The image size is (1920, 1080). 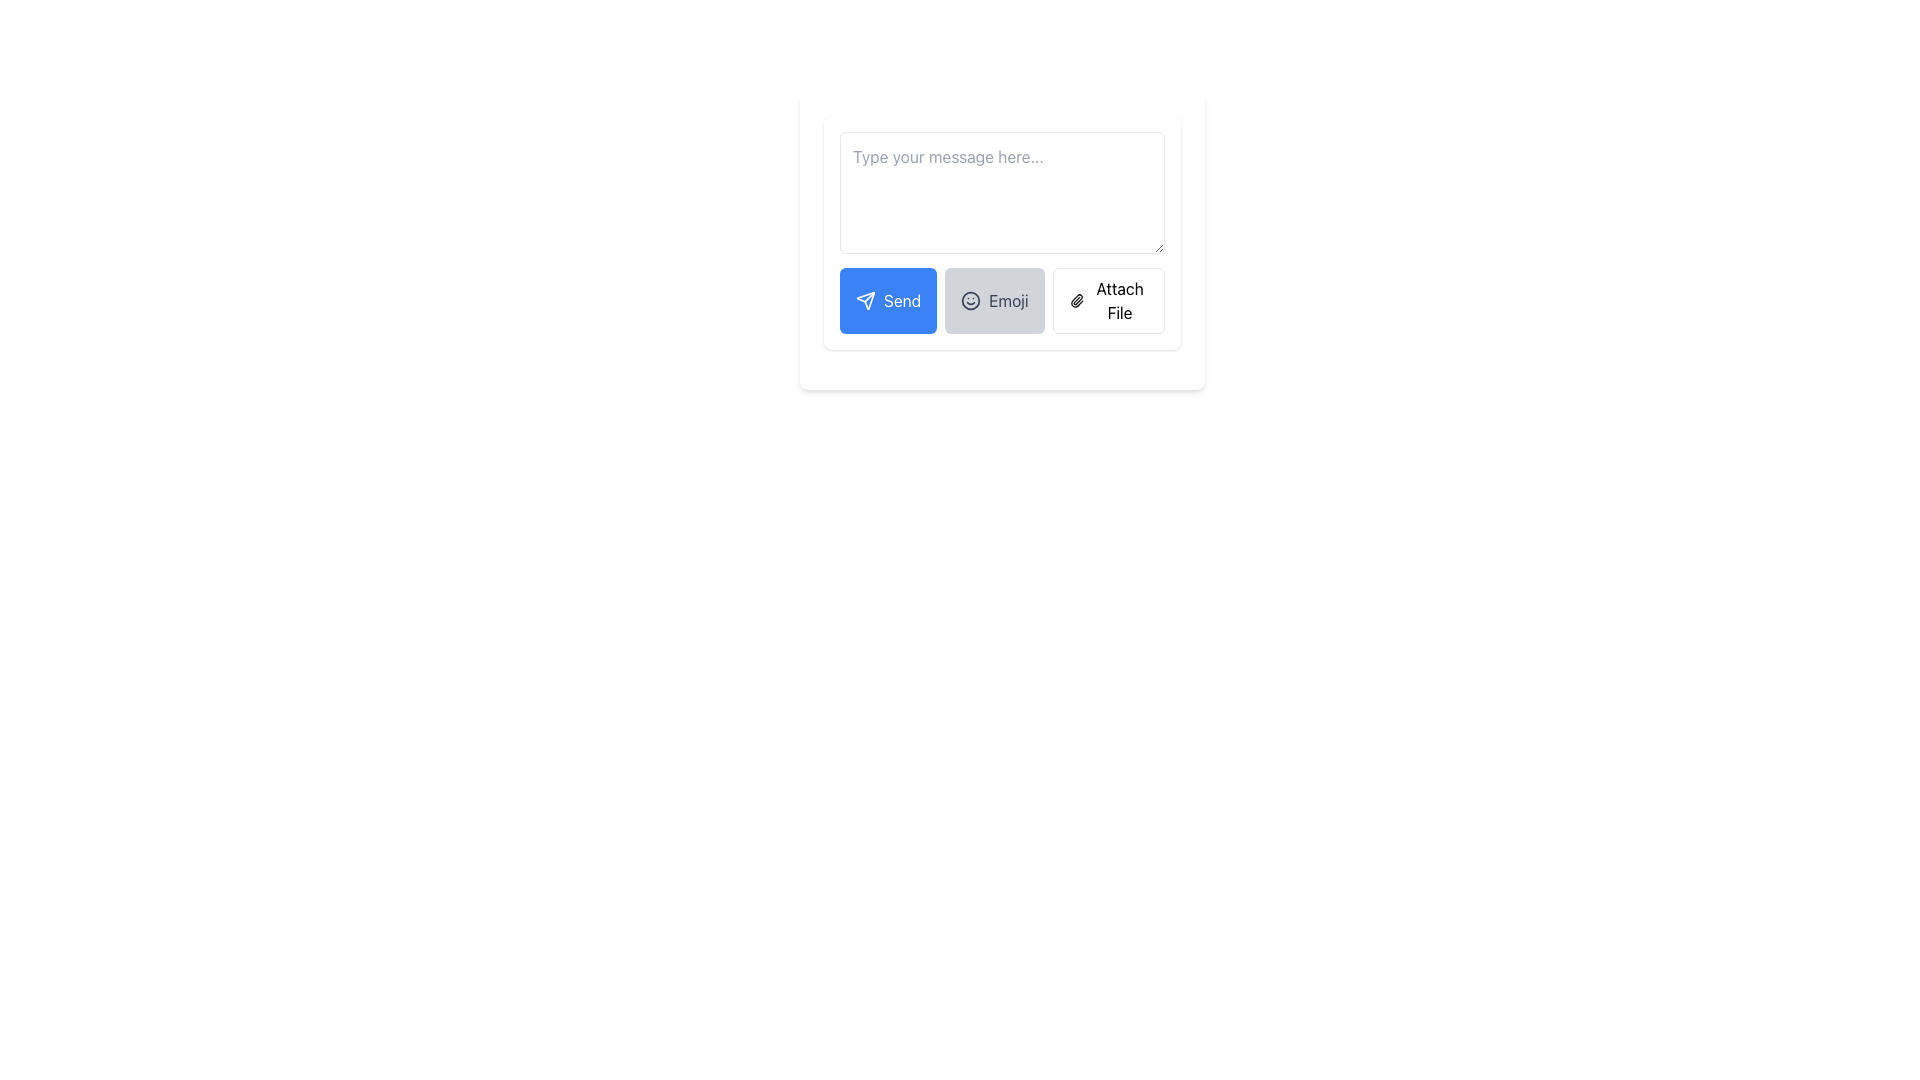 What do you see at coordinates (971, 300) in the screenshot?
I see `the SVG Circle Element that represents part of a smiley face icon located to the left of the 'Emoji' button in the toolbar below the text input field` at bounding box center [971, 300].